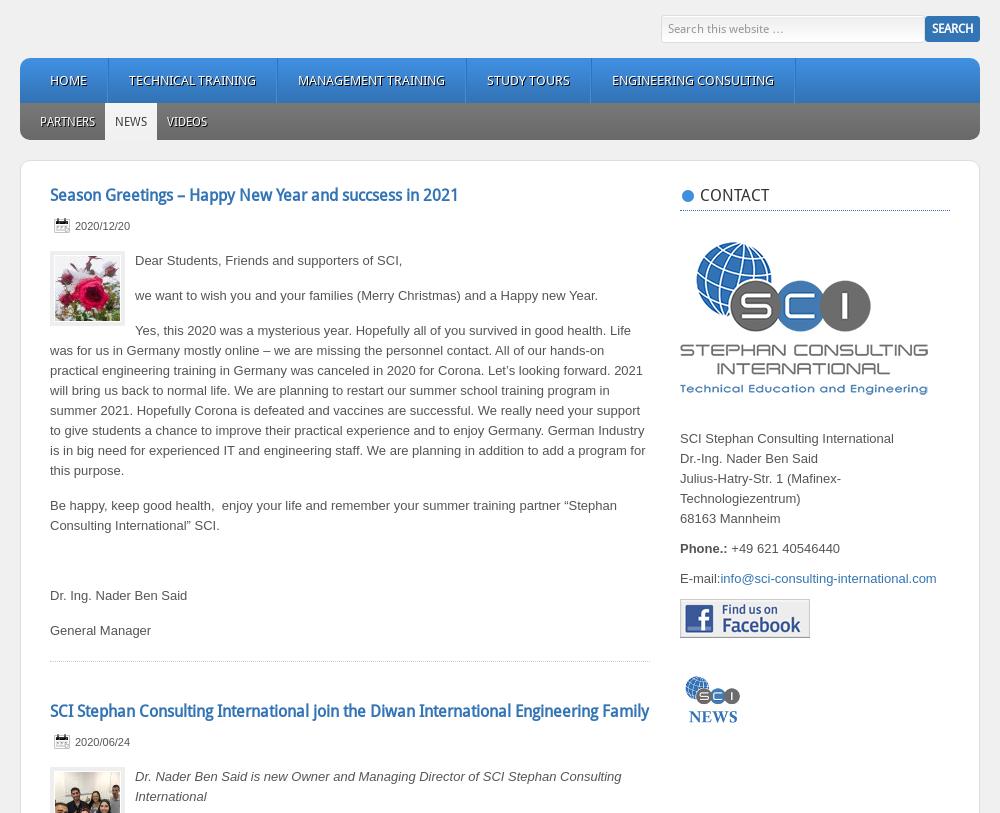  I want to click on 'General Manager', so click(99, 630).